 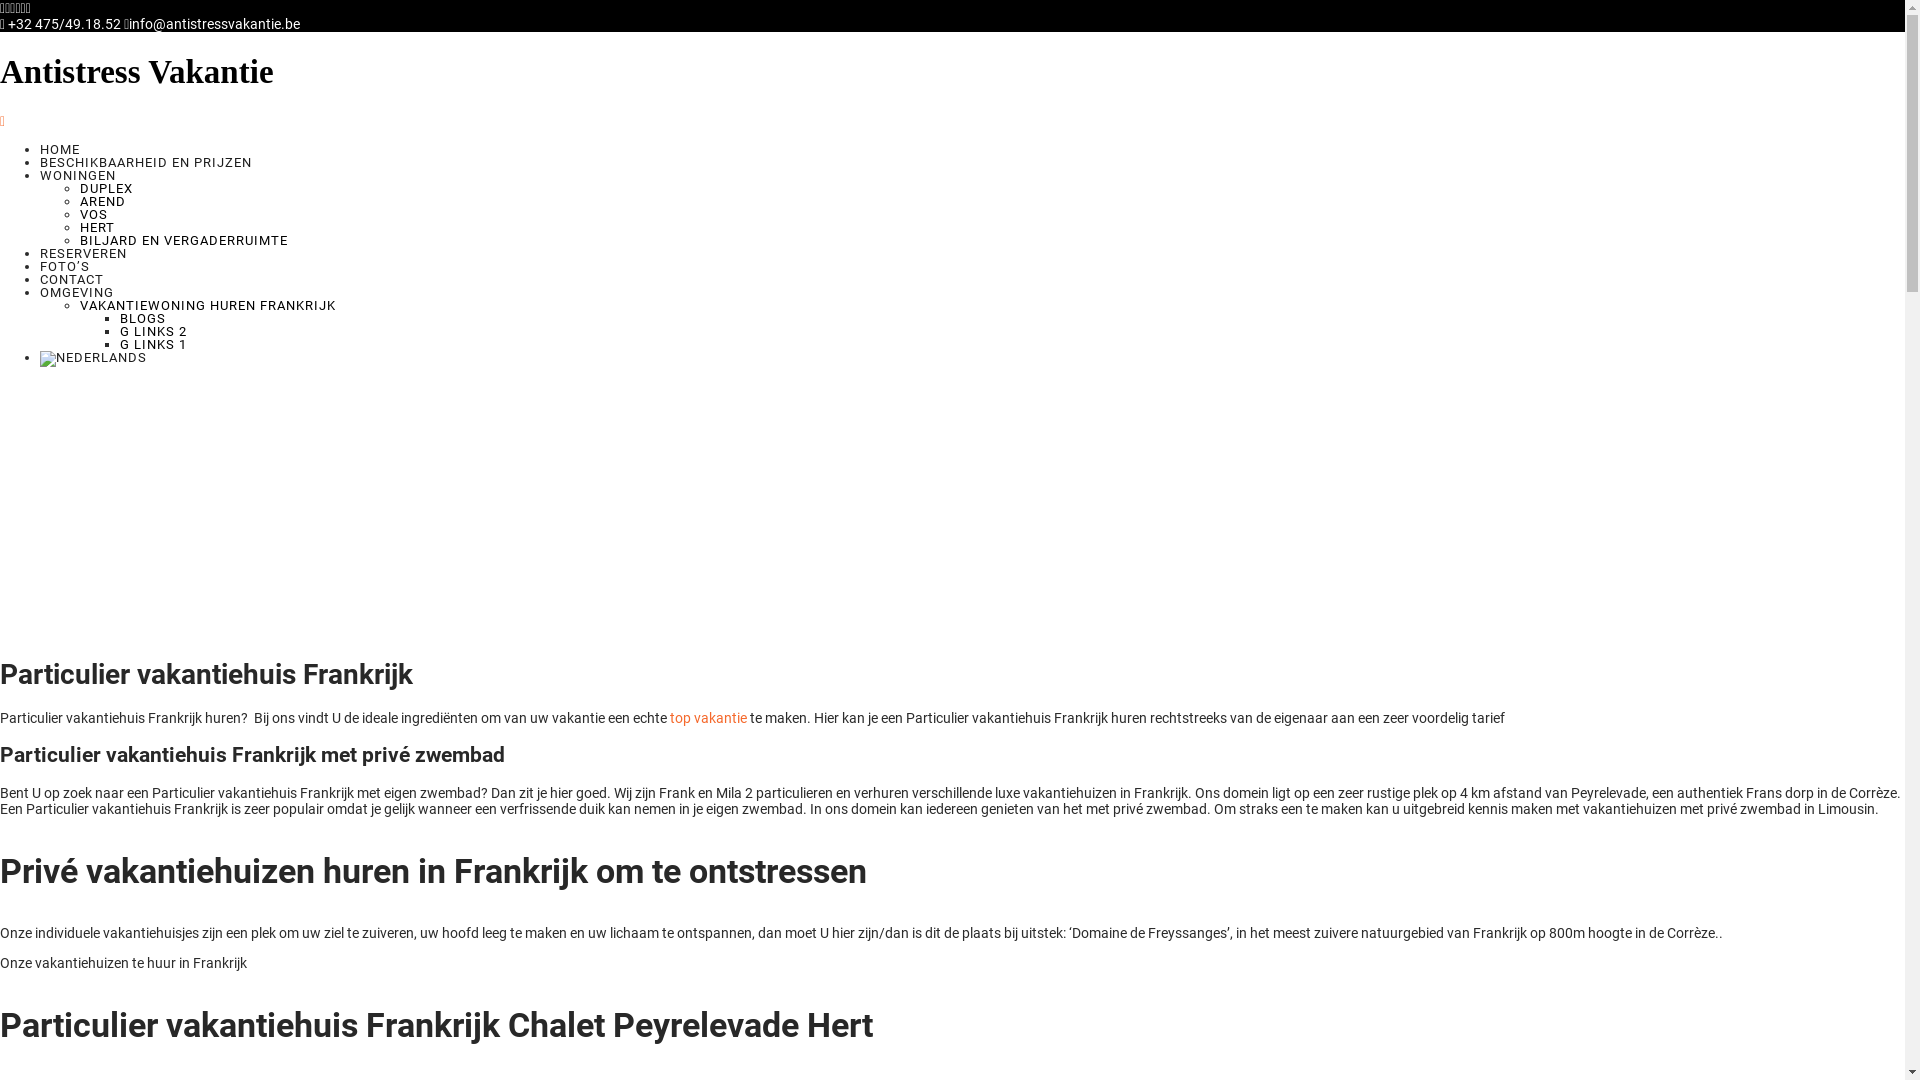 I want to click on 'WONINGEN', so click(x=77, y=174).